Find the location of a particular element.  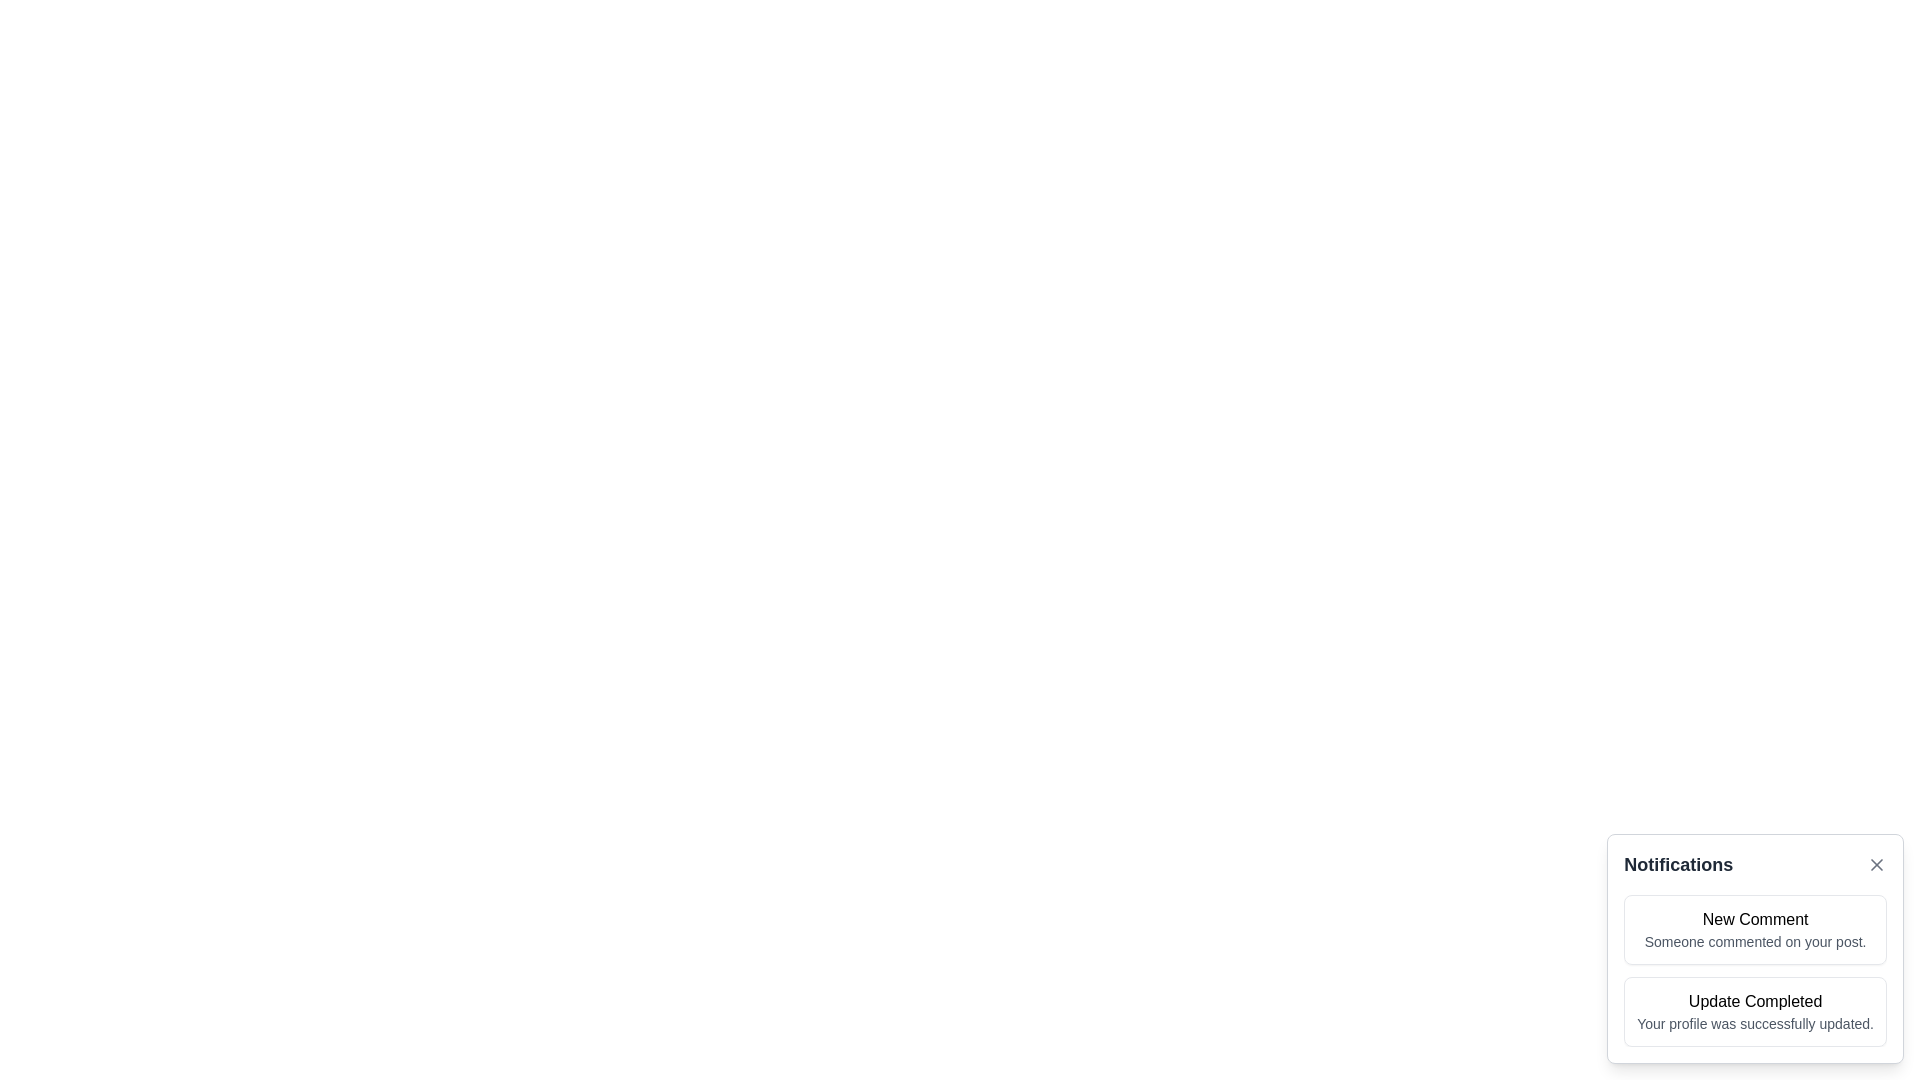

notification description provided by the Text Label located below the 'New Comment' title in the notification card is located at coordinates (1754, 941).